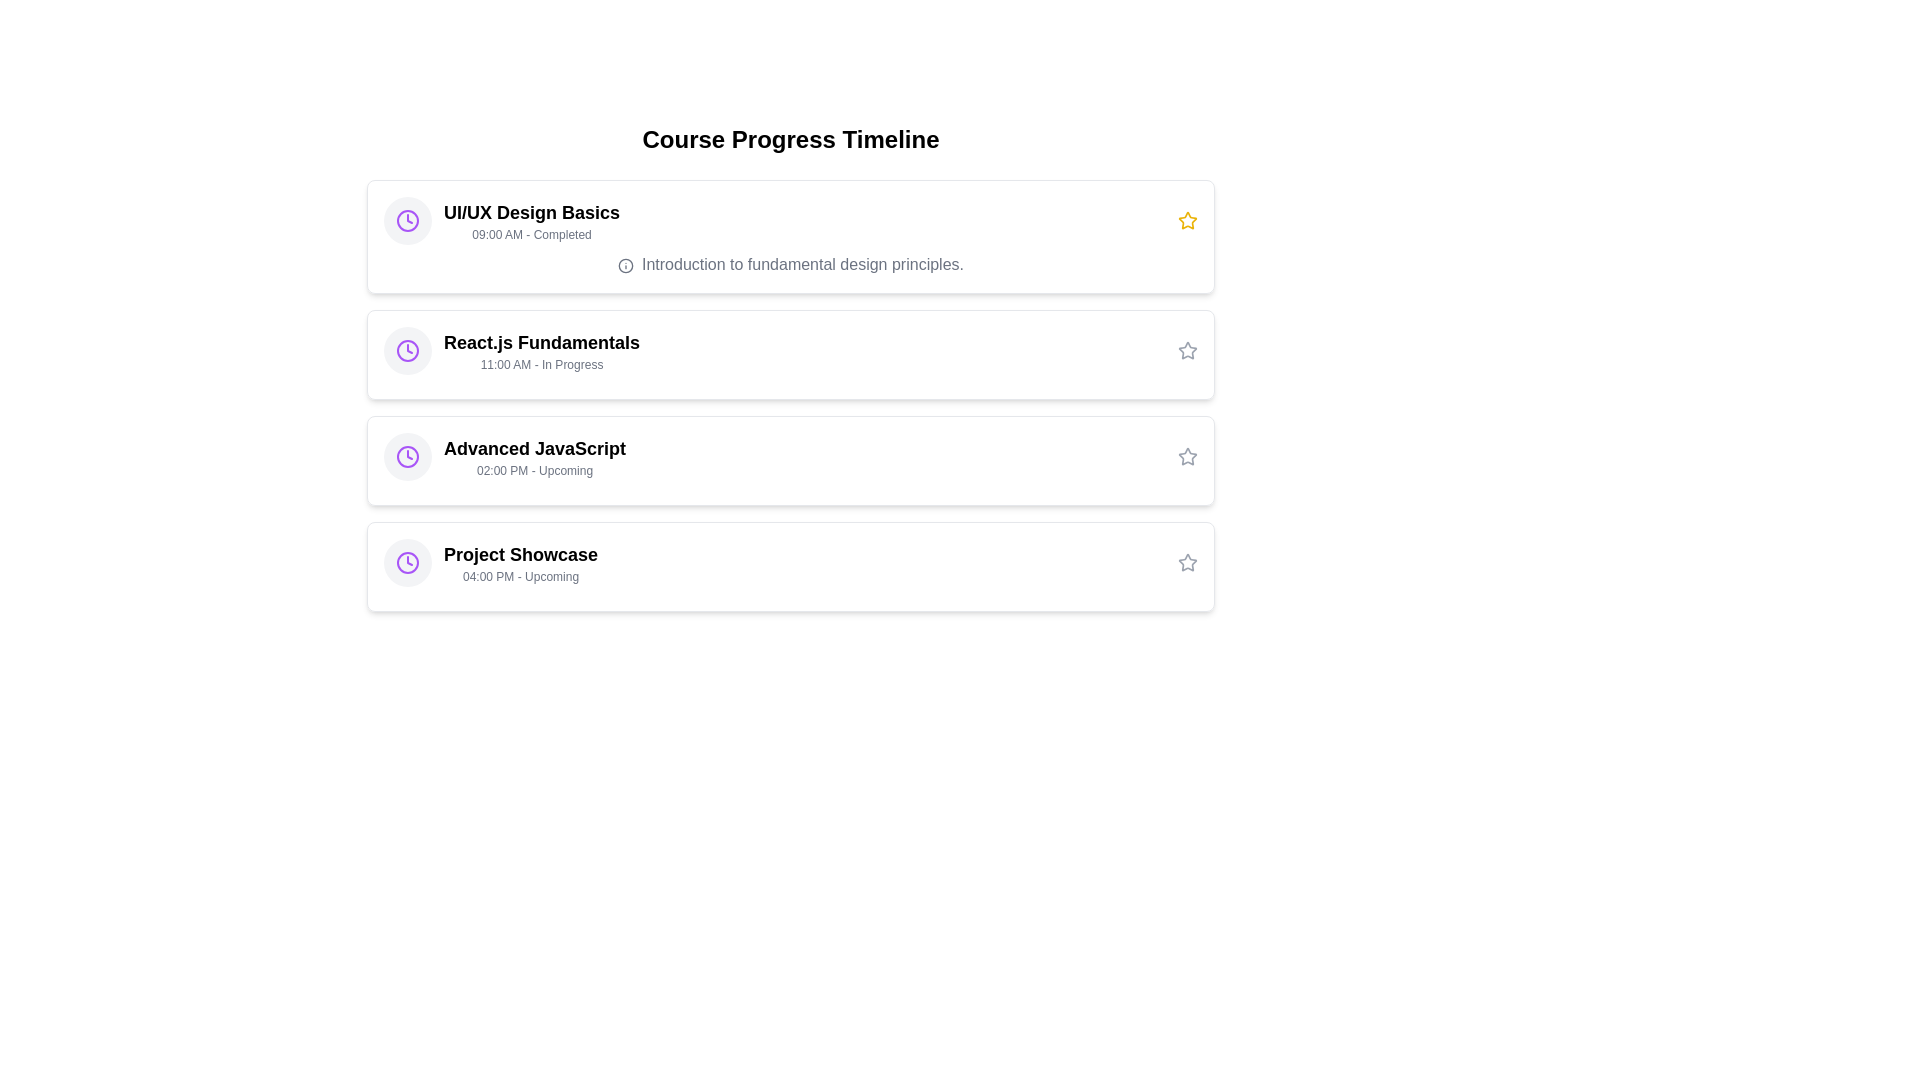  I want to click on the hollow star icon, so click(1188, 350).